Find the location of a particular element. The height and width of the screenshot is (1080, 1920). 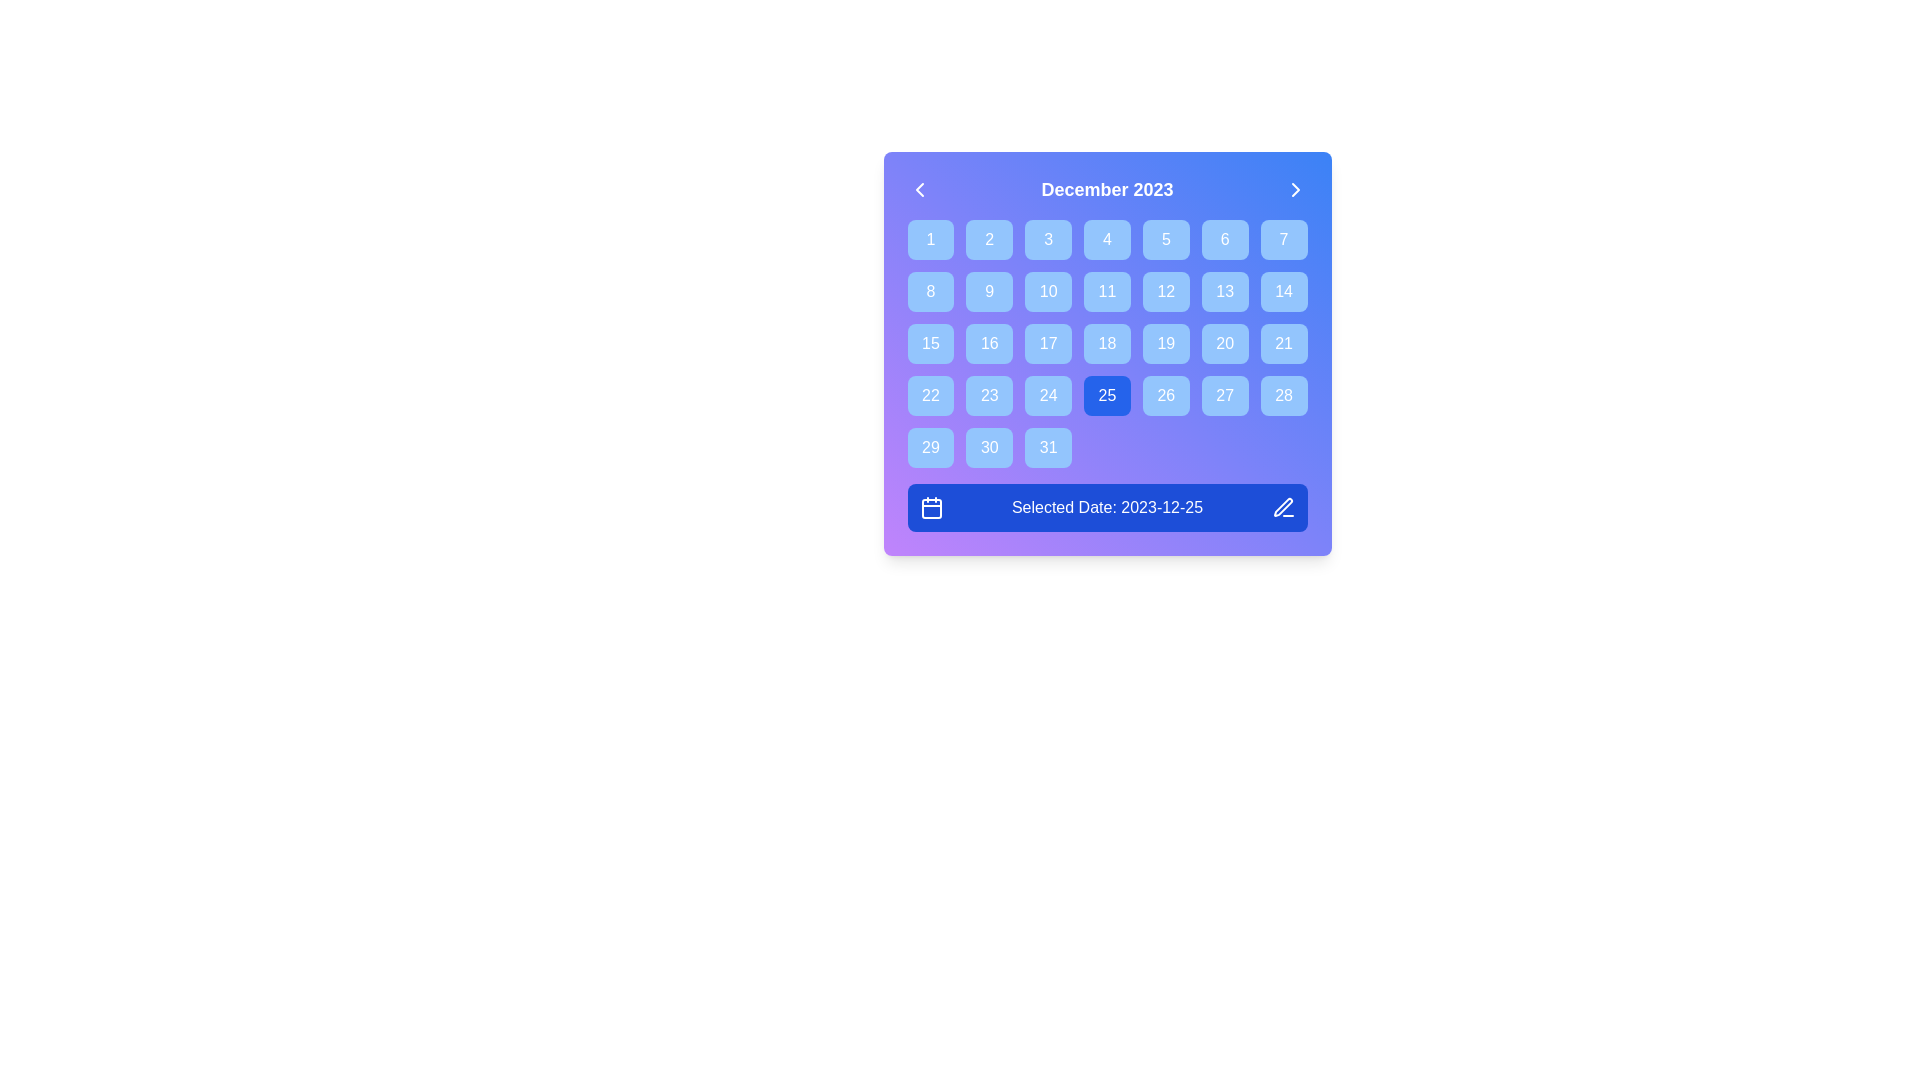

the calendar icon on the blue button in the date selection interface, which is the first graphical object in the bottom row is located at coordinates (930, 507).